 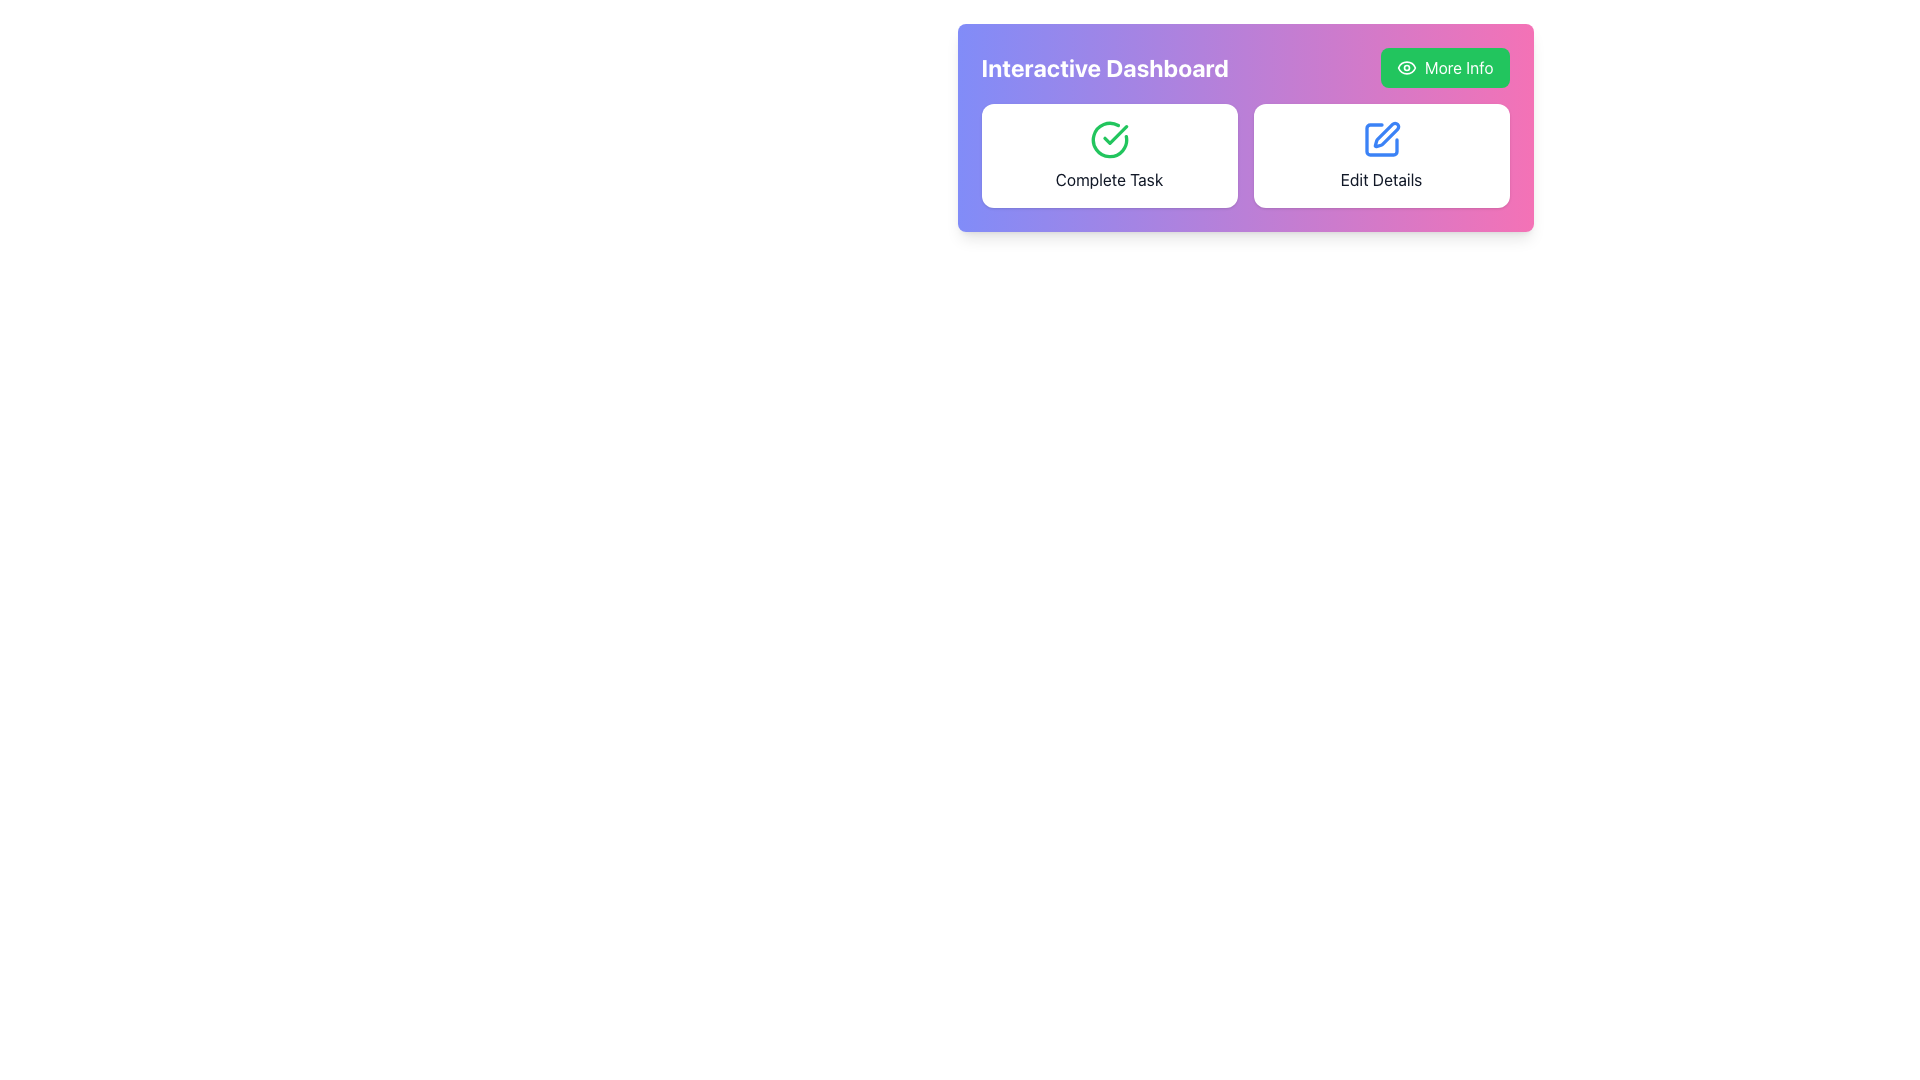 What do you see at coordinates (1385, 135) in the screenshot?
I see `the pen icon representing the edit functionality located in the second column beneath the 'Edit Details' text` at bounding box center [1385, 135].